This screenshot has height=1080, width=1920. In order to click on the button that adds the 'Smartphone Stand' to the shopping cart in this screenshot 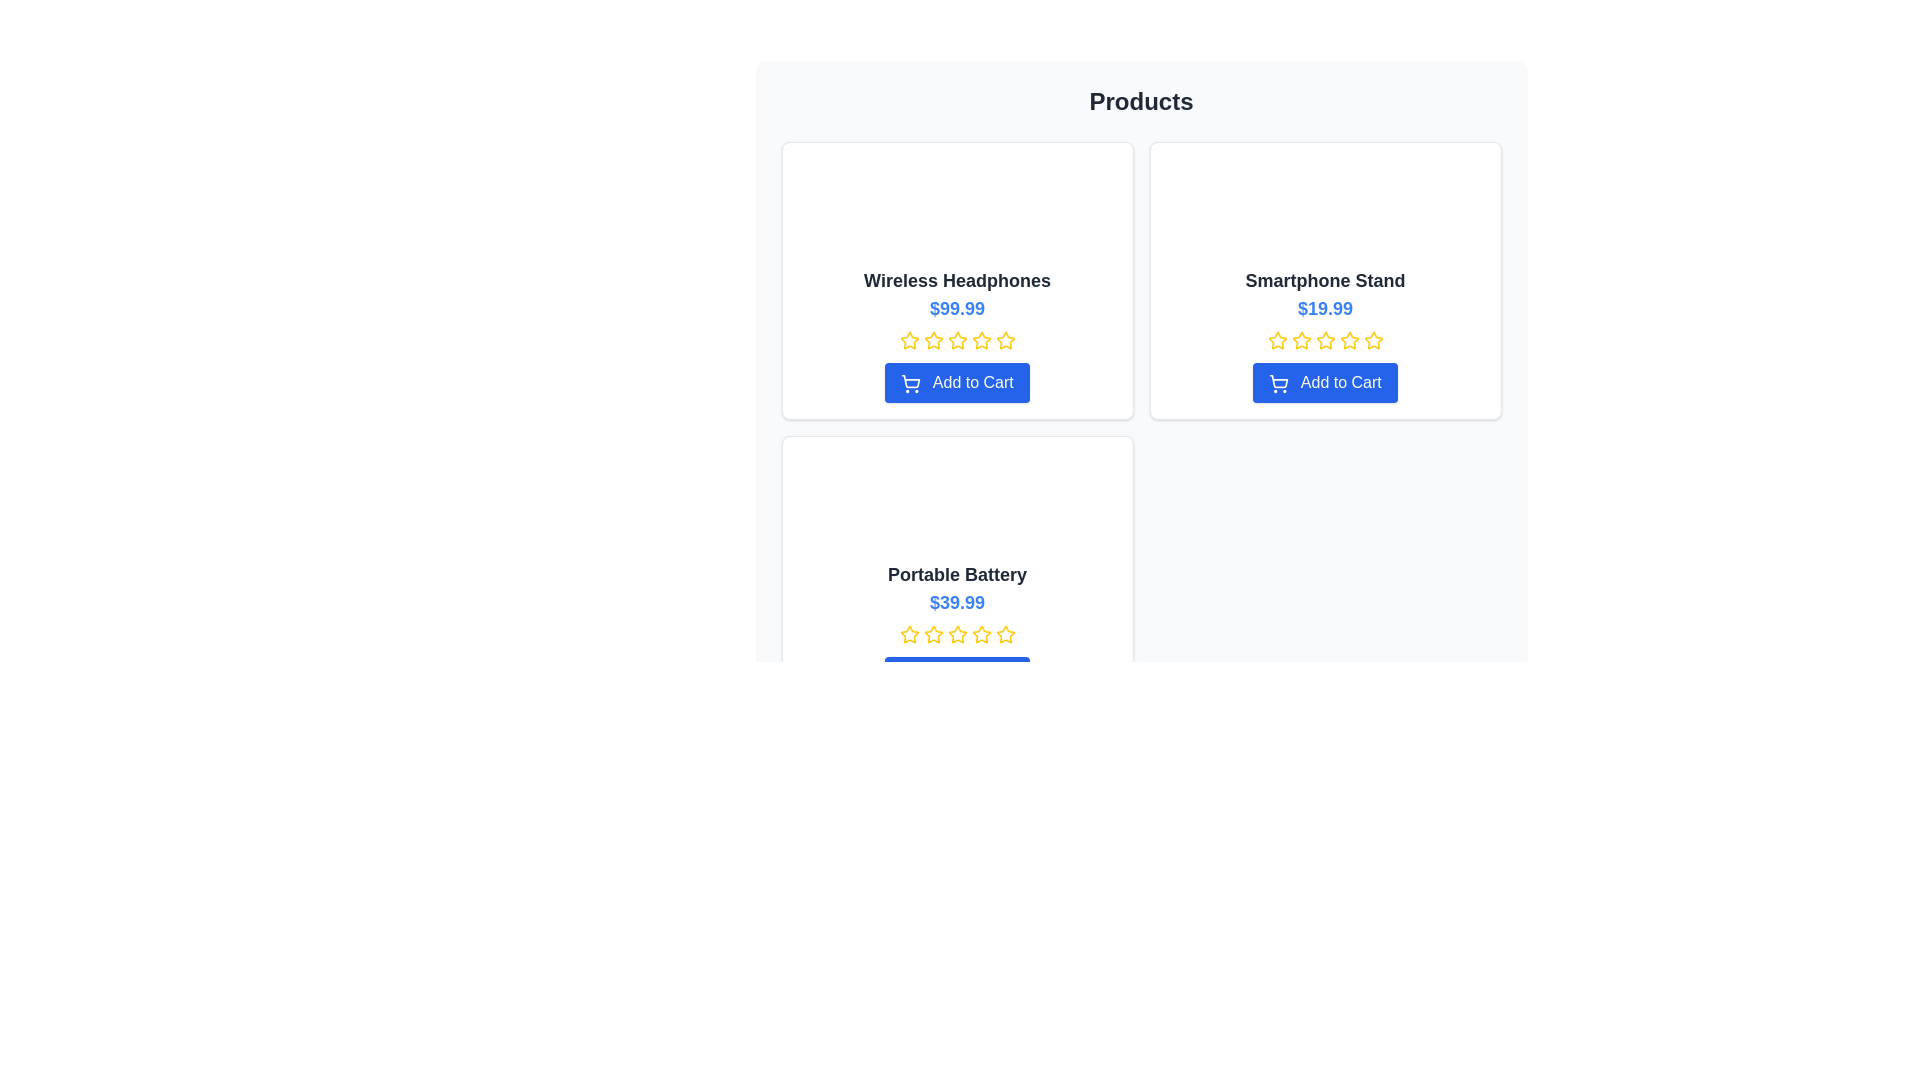, I will do `click(1325, 382)`.